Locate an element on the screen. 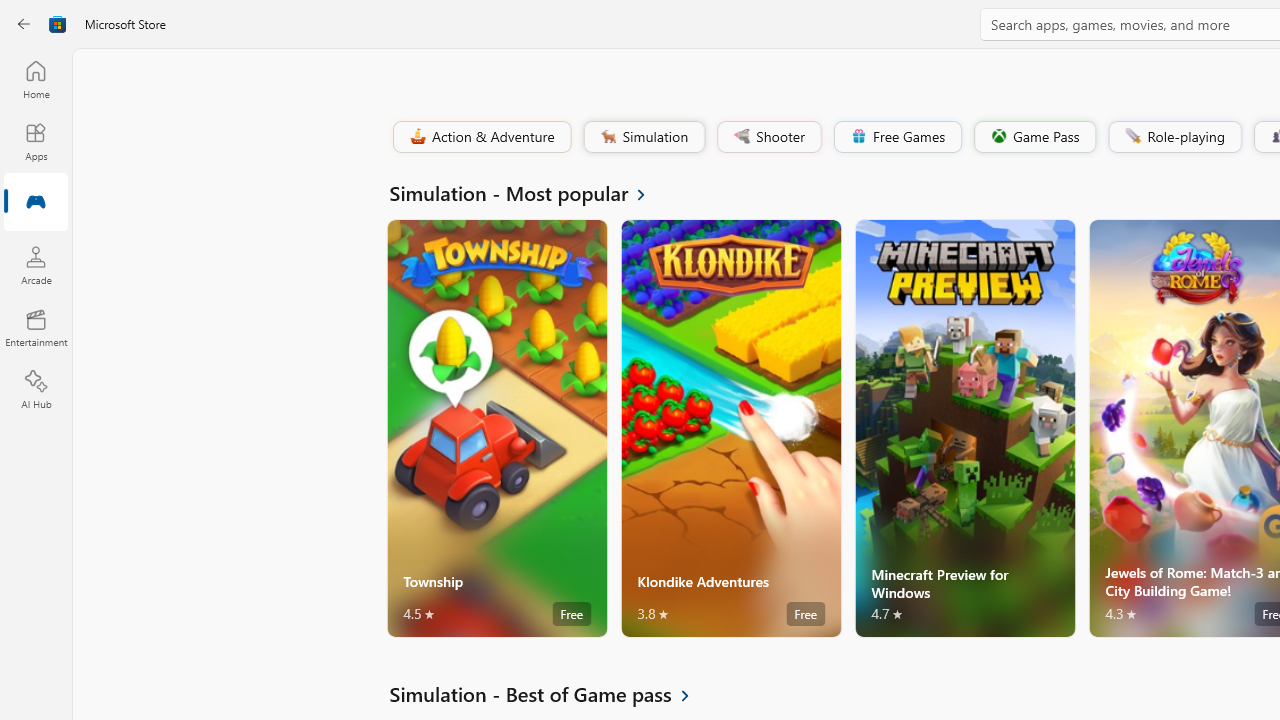 This screenshot has height=720, width=1280. 'Game Pass' is located at coordinates (1033, 135).